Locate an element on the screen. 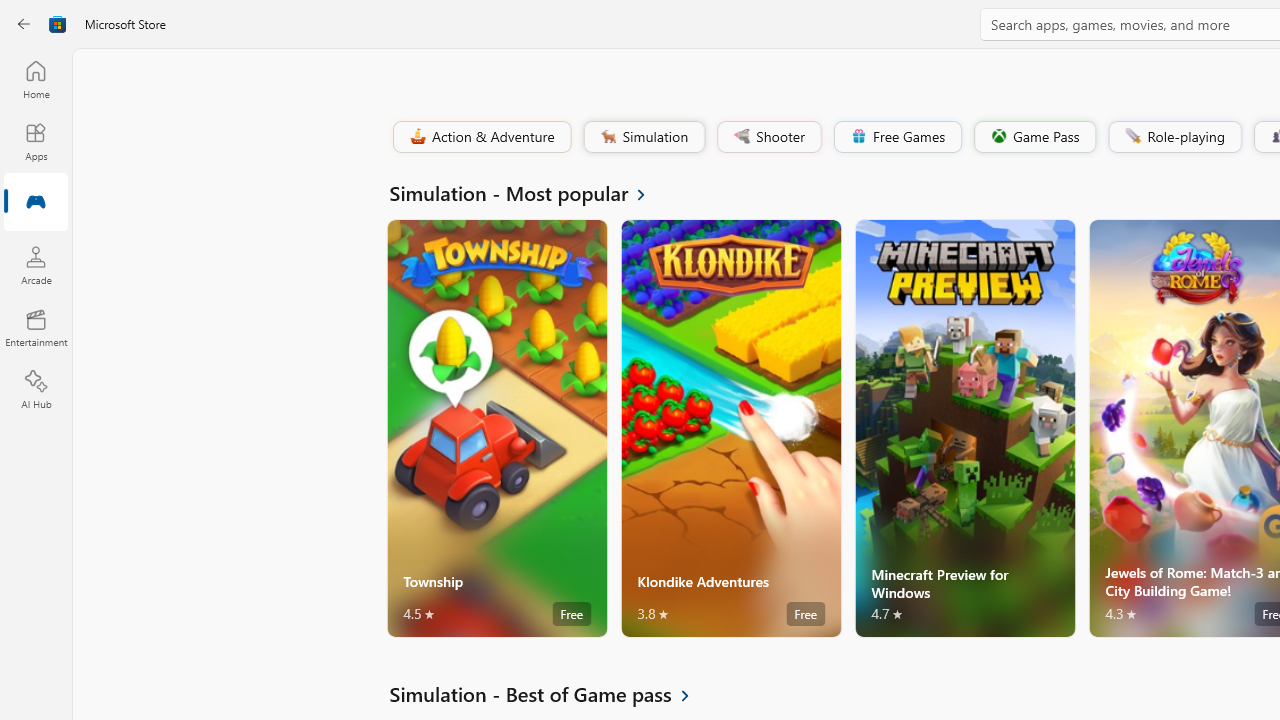 This screenshot has height=720, width=1280. 'Game Pass' is located at coordinates (1033, 135).